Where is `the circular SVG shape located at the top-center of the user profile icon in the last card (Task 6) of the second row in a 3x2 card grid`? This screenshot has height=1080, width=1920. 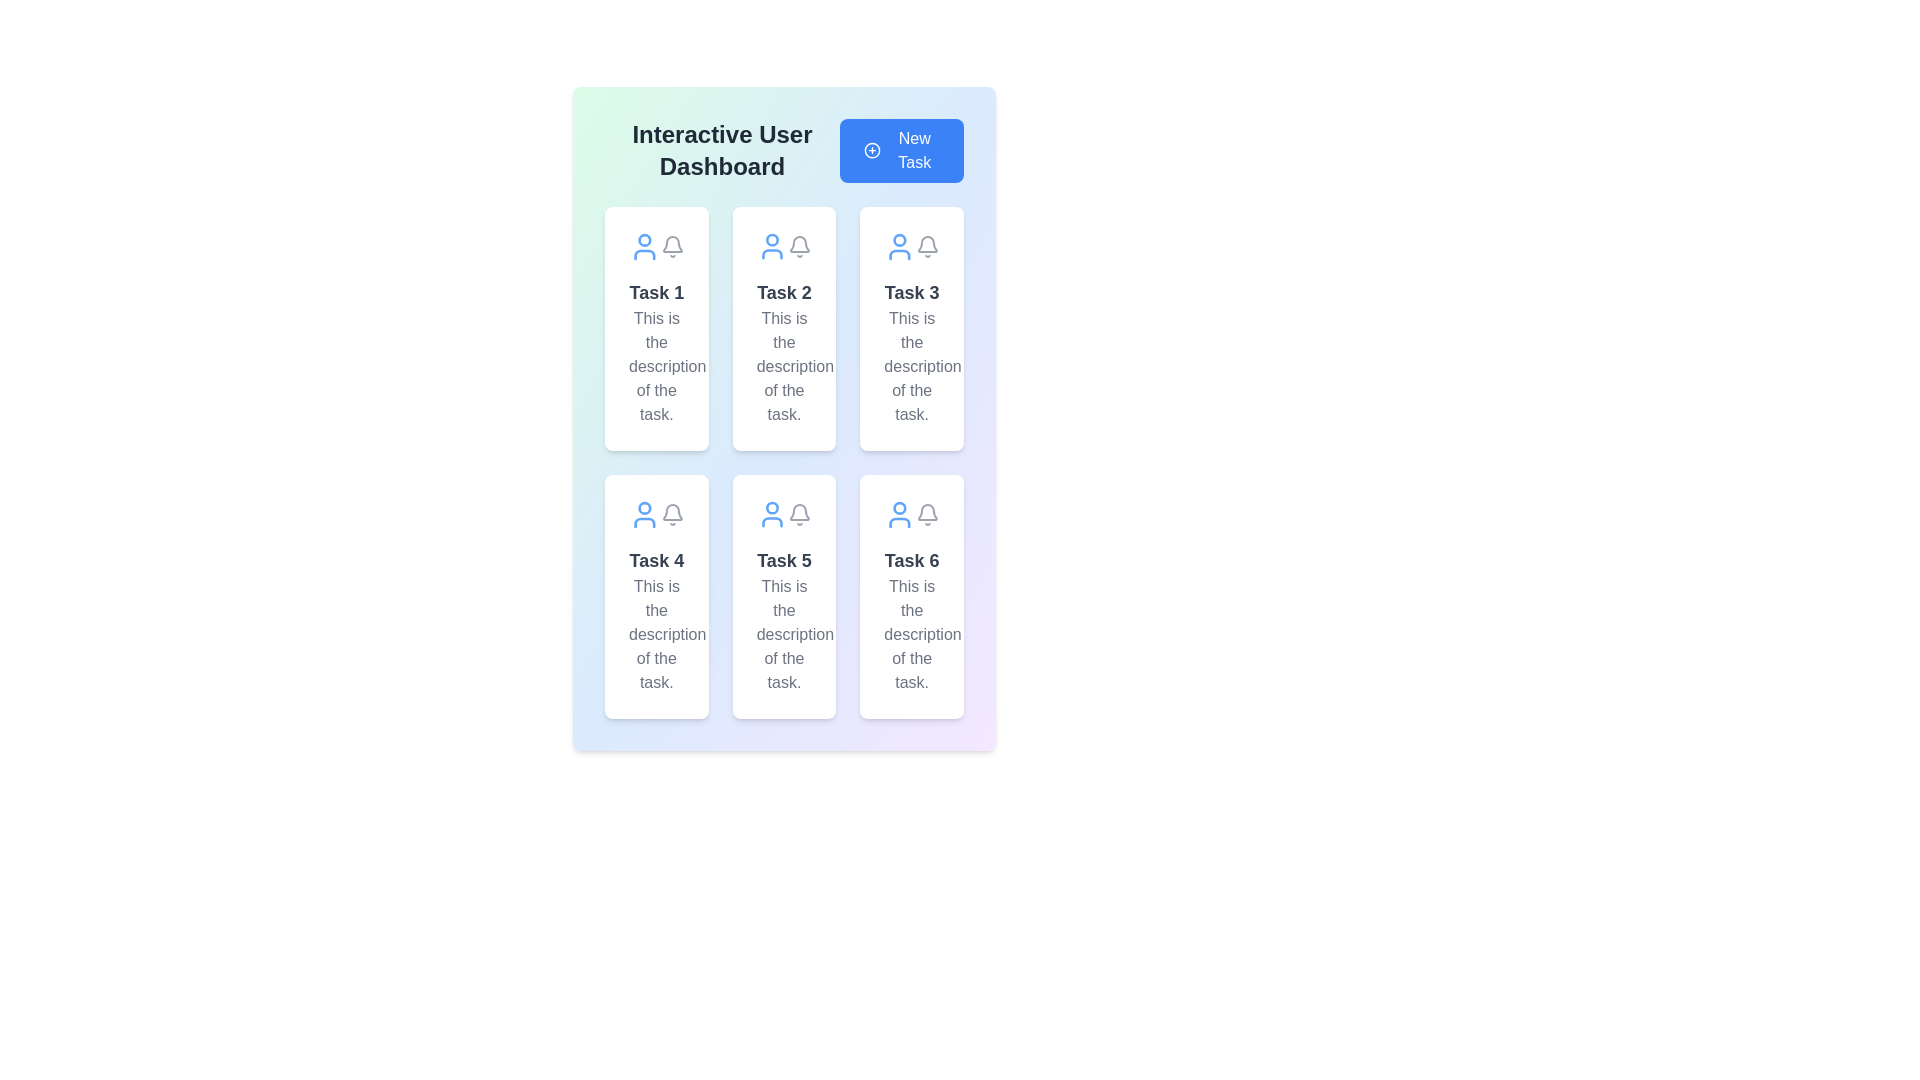
the circular SVG shape located at the top-center of the user profile icon in the last card (Task 6) of the second row in a 3x2 card grid is located at coordinates (899, 507).